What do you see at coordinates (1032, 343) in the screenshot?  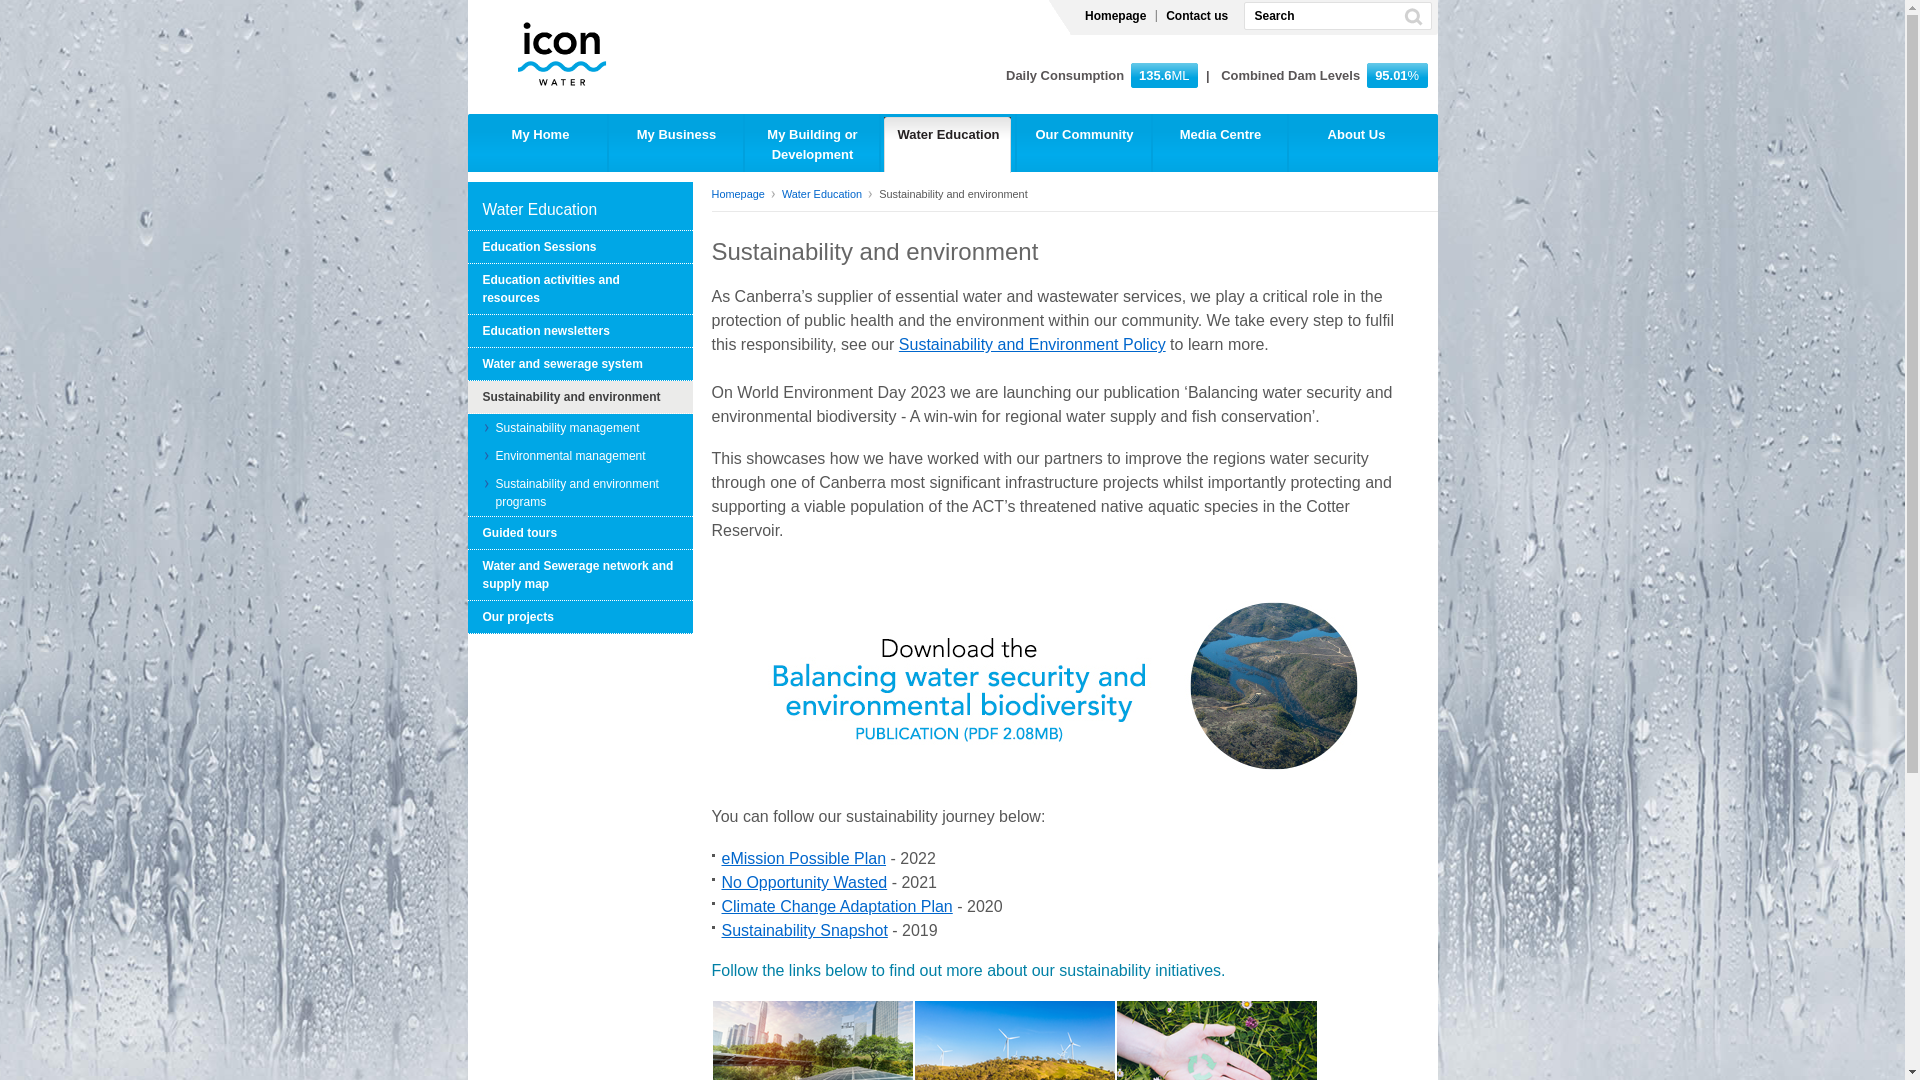 I see `'Sustainability and Environment Policy'` at bounding box center [1032, 343].